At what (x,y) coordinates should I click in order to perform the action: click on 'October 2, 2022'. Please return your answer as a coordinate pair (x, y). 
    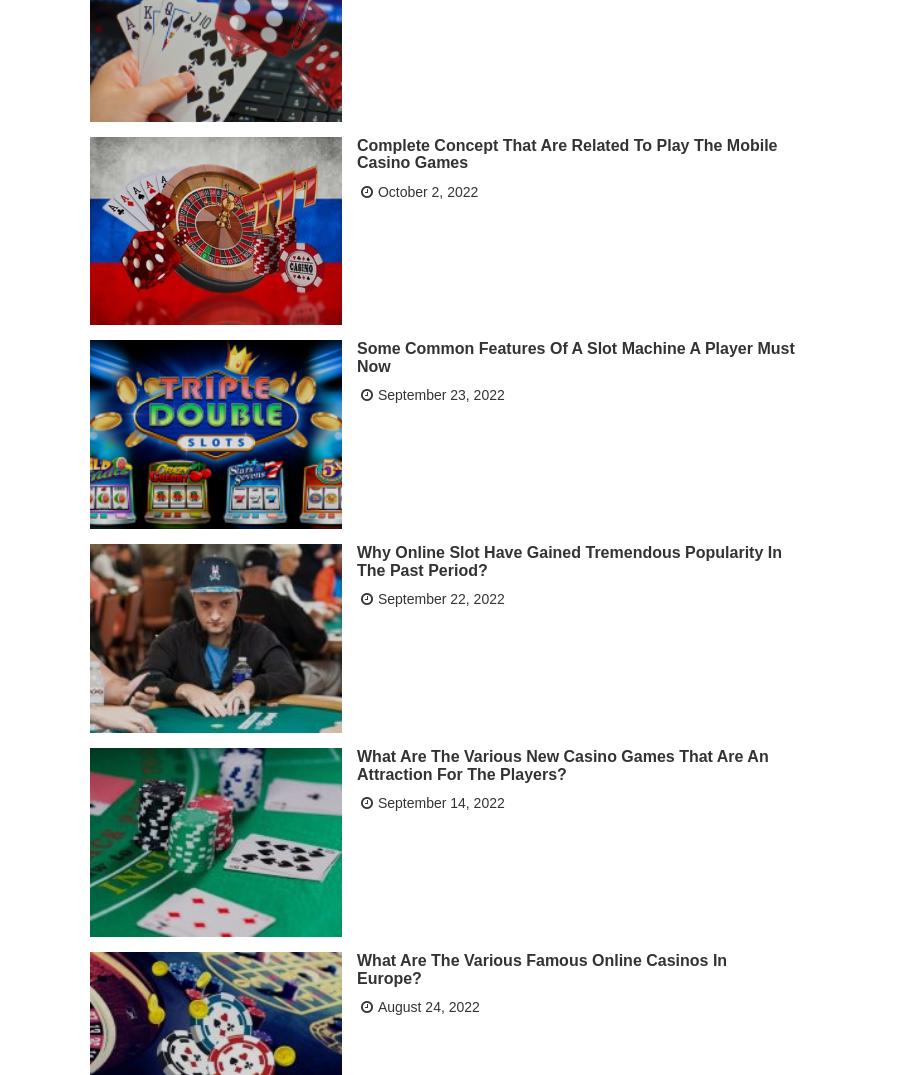
    Looking at the image, I should click on (427, 189).